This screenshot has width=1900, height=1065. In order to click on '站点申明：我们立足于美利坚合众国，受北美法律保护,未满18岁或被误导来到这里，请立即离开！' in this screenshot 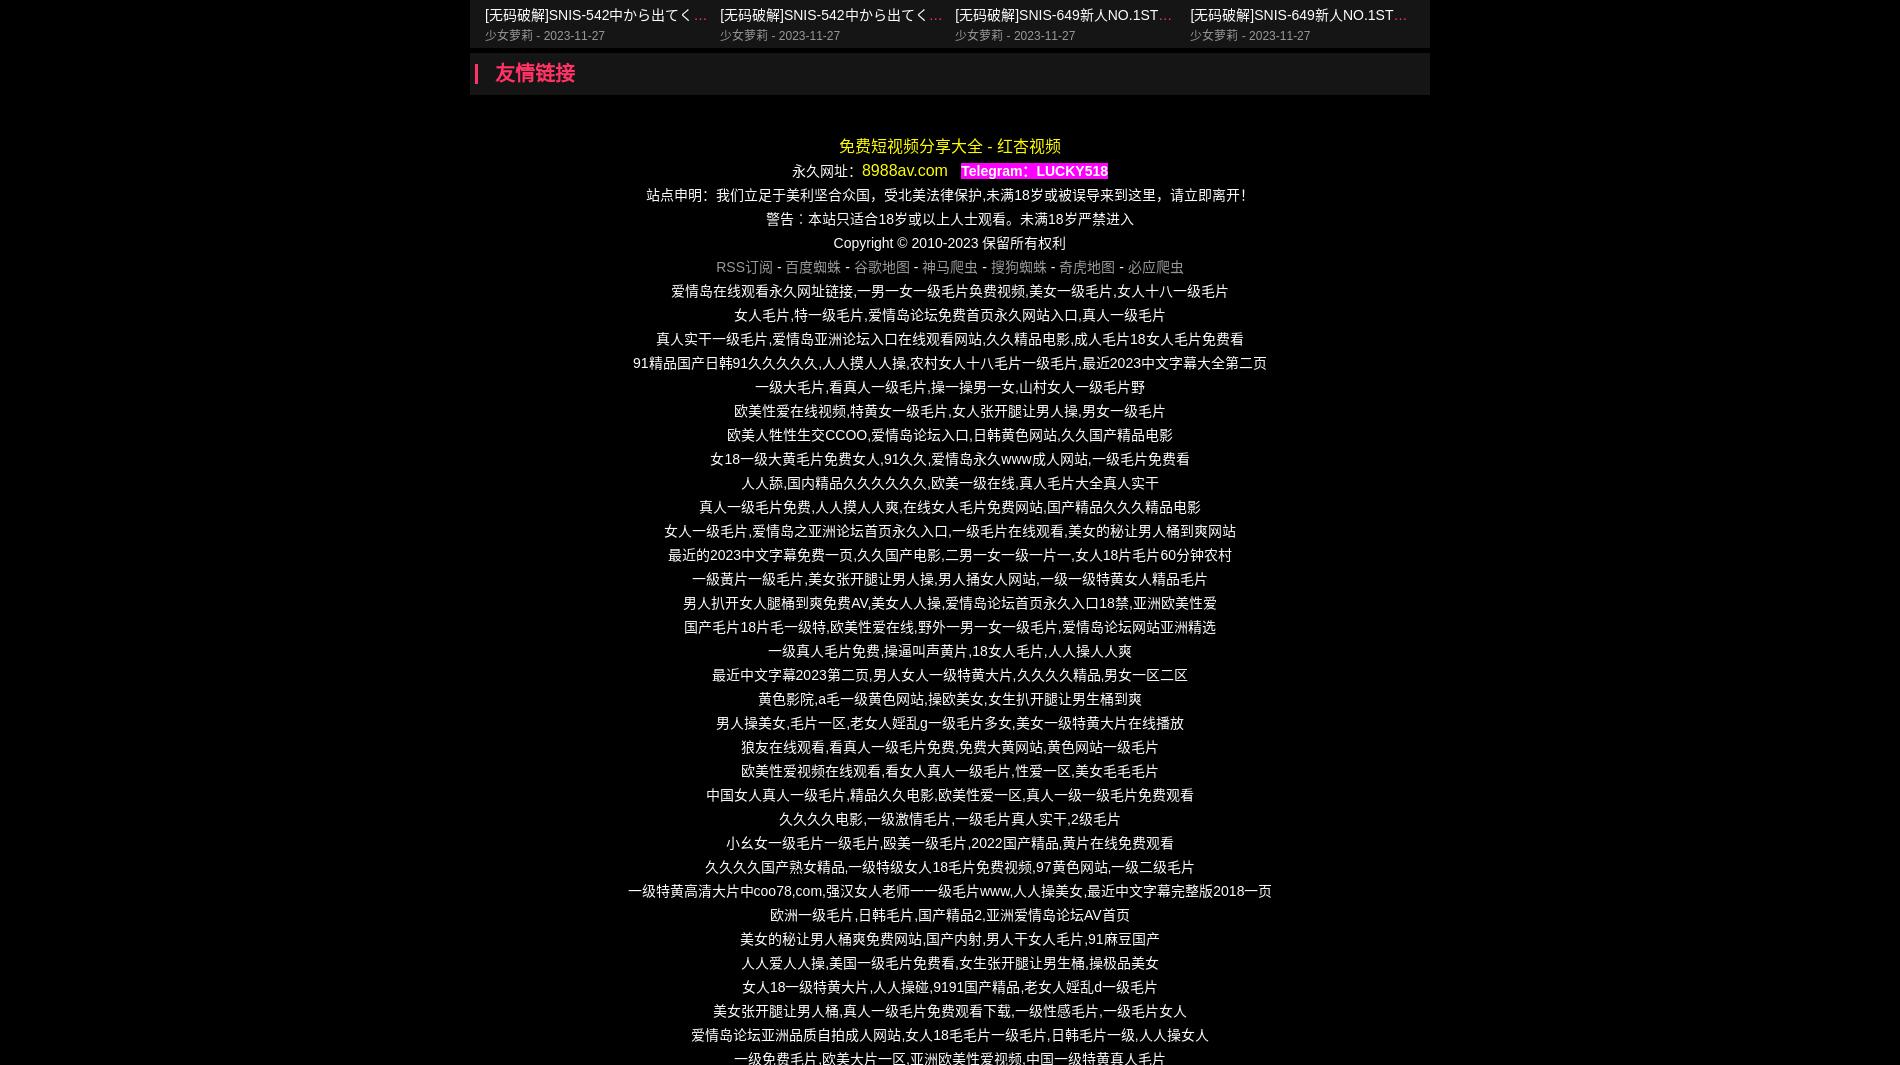, I will do `click(948, 194)`.